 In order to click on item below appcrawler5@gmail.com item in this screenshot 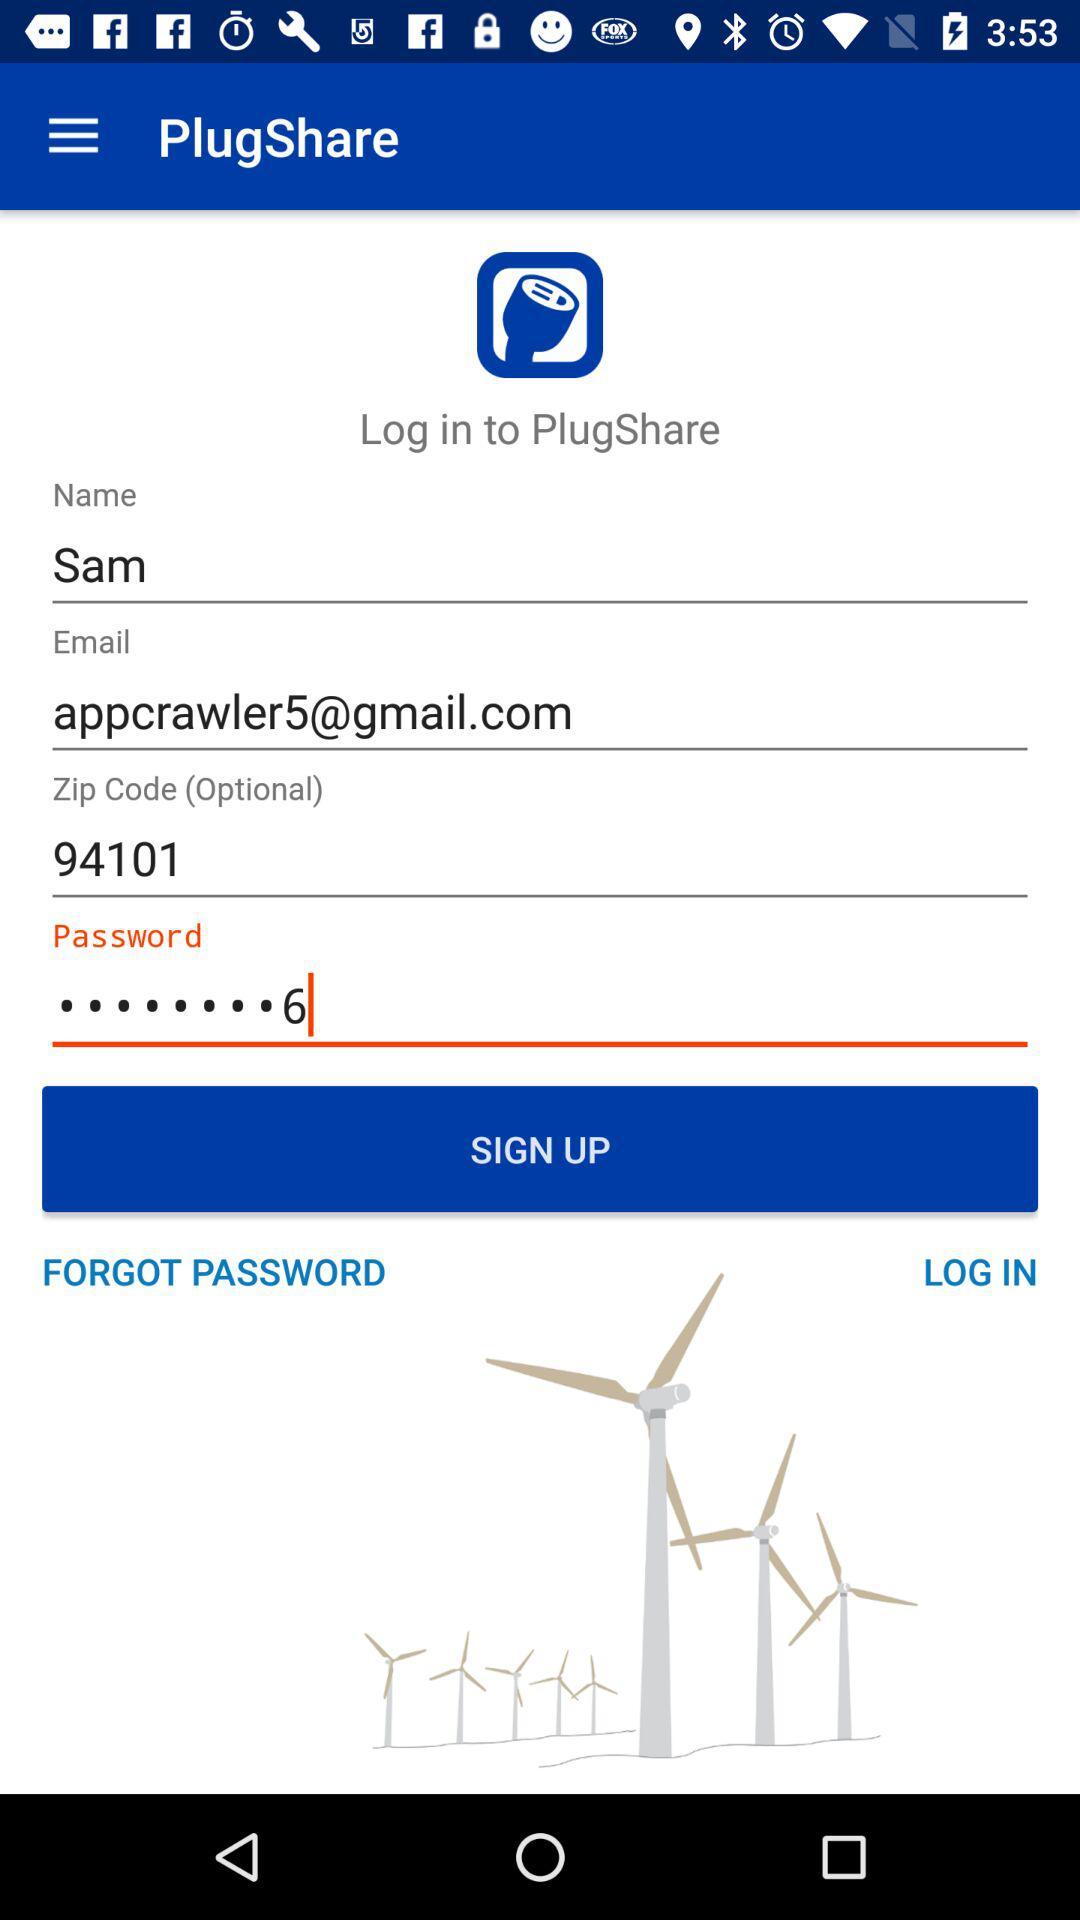, I will do `click(540, 858)`.